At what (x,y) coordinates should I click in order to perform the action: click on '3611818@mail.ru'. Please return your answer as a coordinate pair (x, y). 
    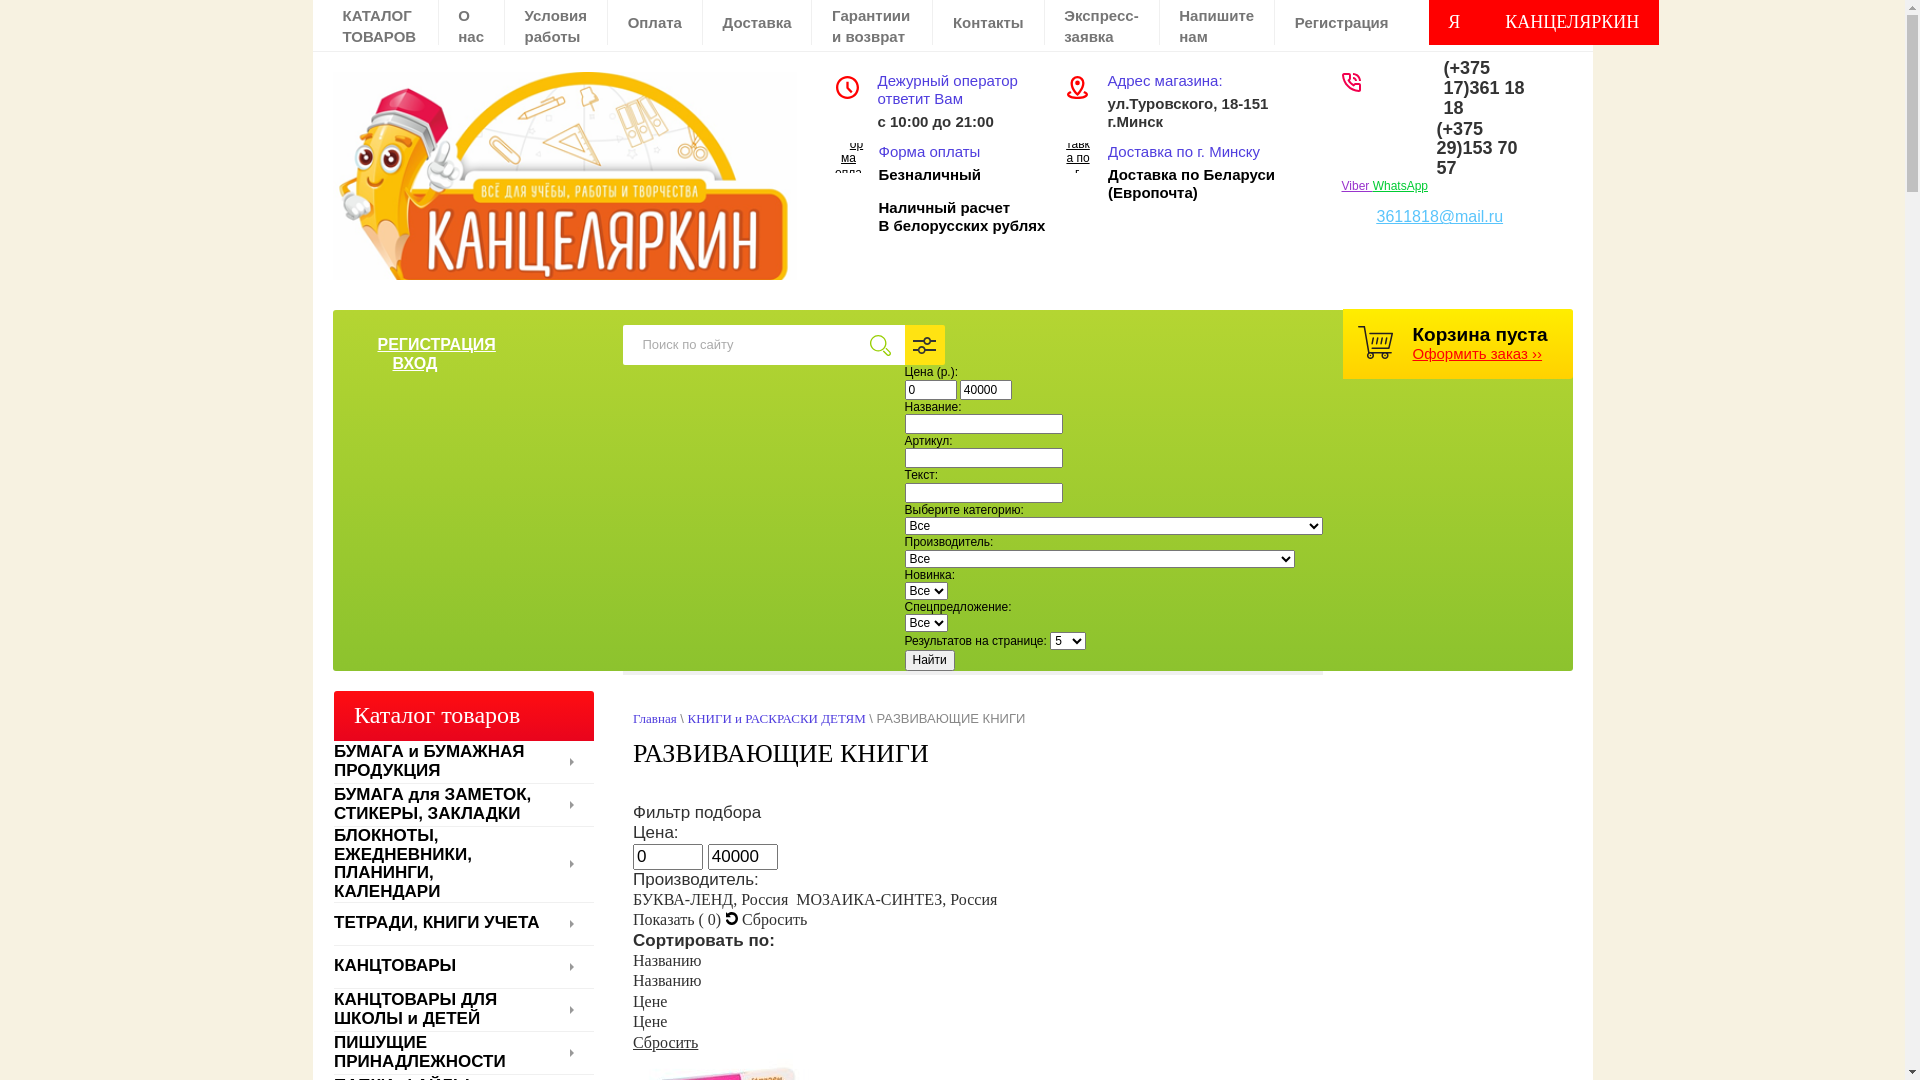
    Looking at the image, I should click on (1438, 216).